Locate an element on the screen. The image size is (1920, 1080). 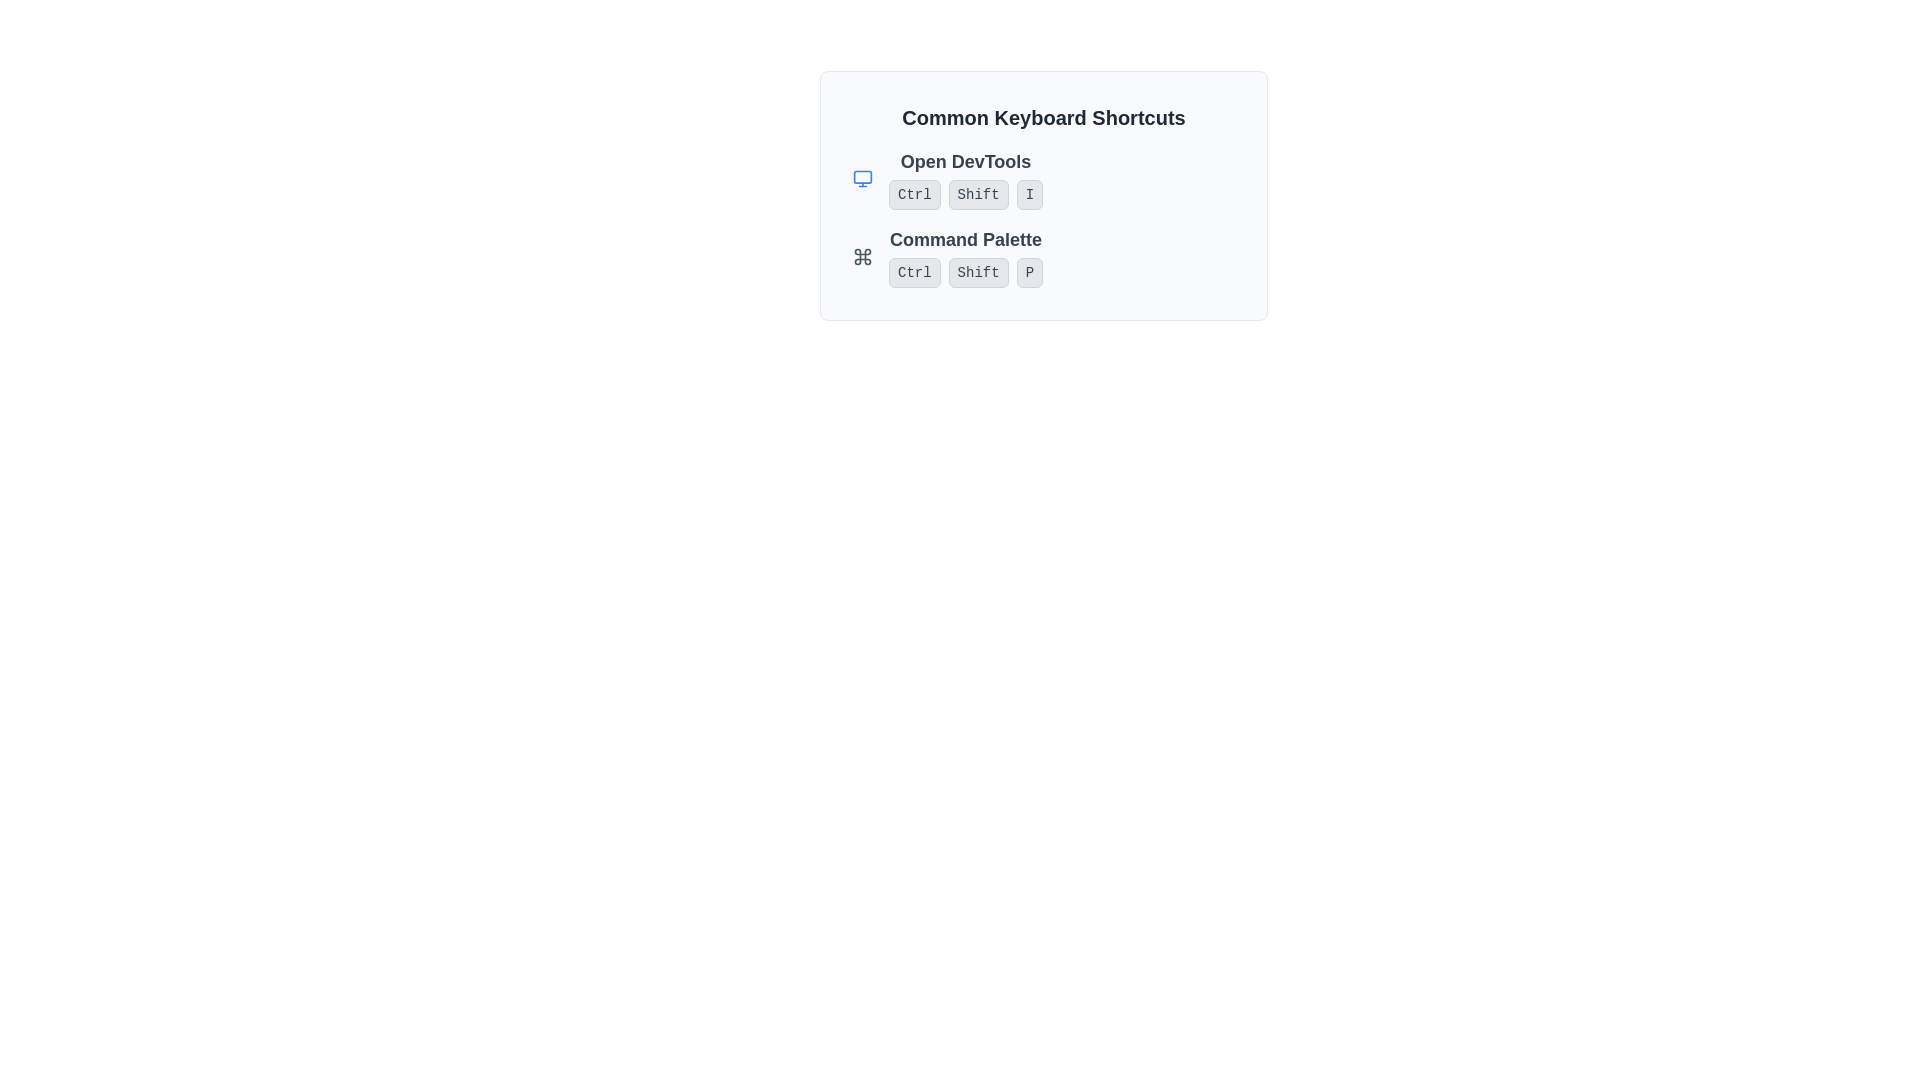
the Informative shortcut description that indicates the shortcut keys for the Command Palette, located below the 'Open DevTools' entry in the 'Common Keyboard Shortcuts' section is located at coordinates (1042, 256).